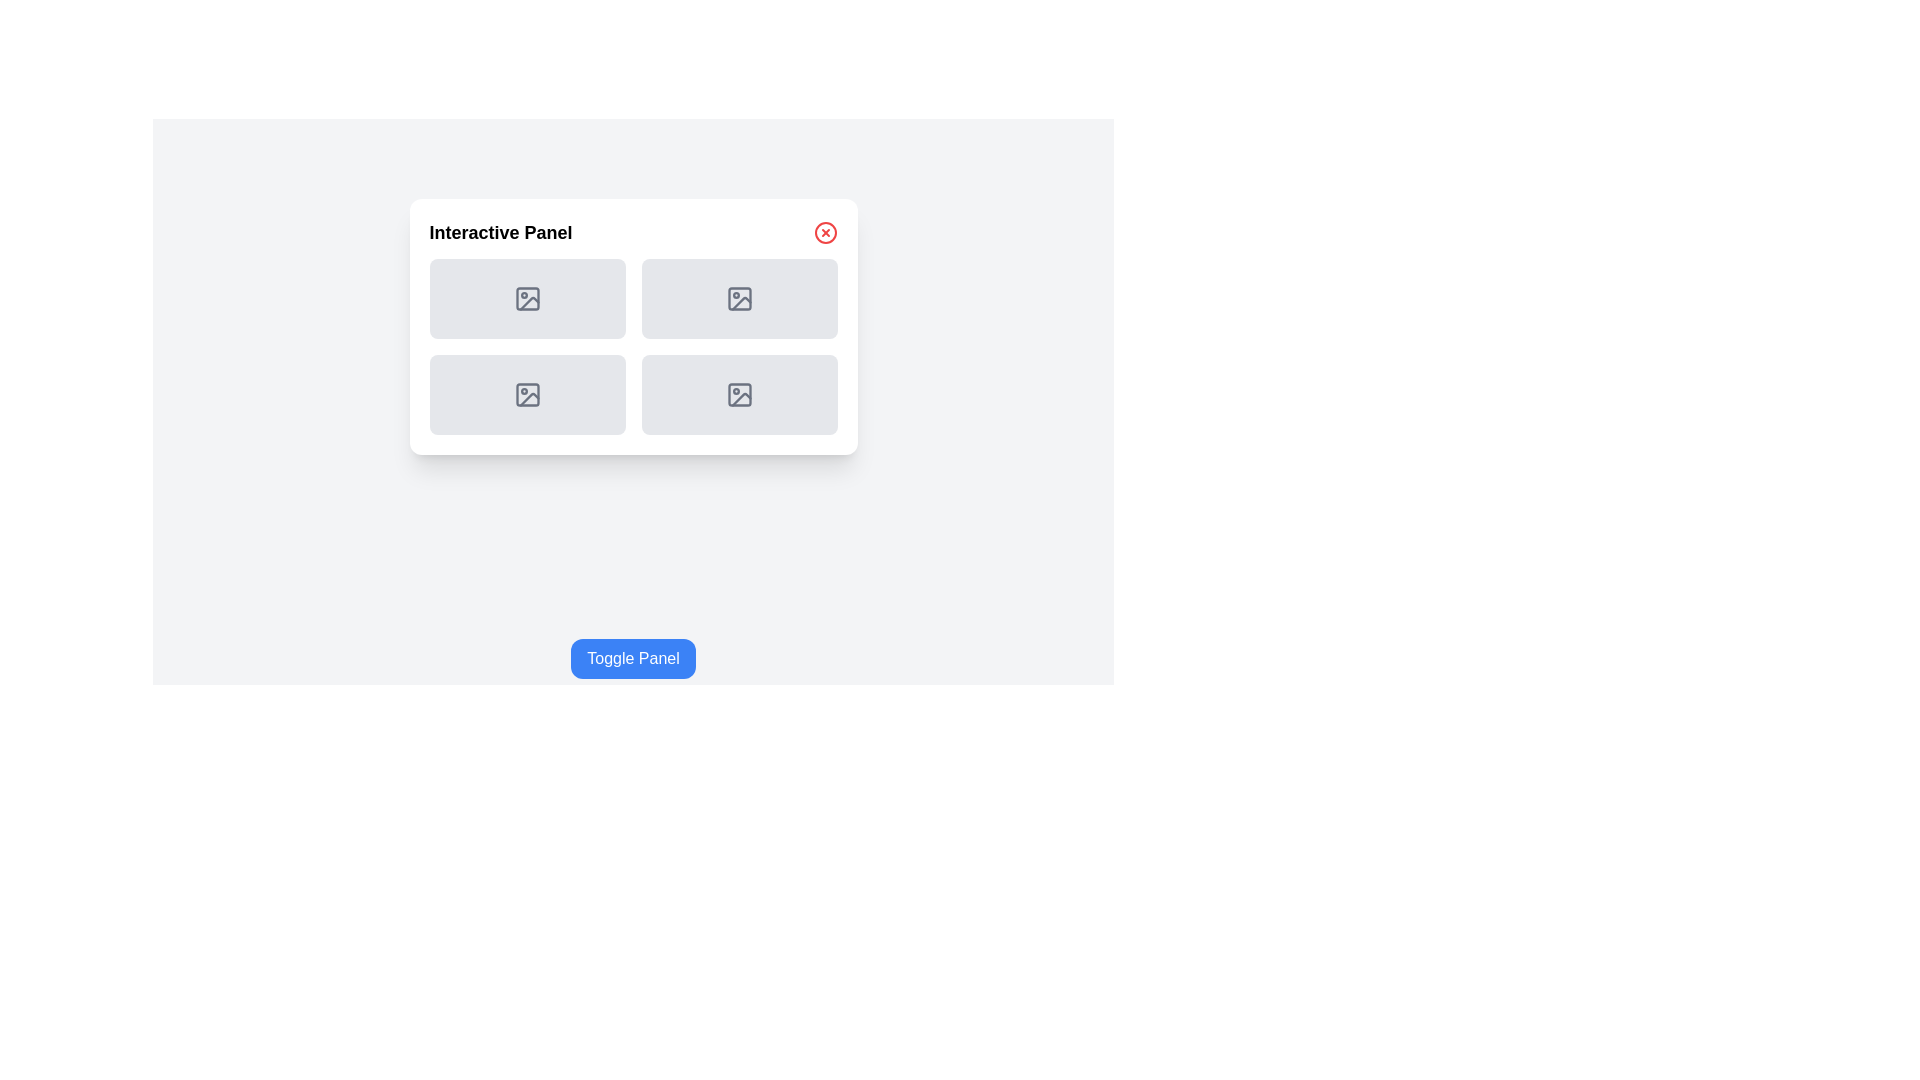  What do you see at coordinates (738, 394) in the screenshot?
I see `the bottom-right icon of the SVG icon in the 'Interactive Panel', which represents an image placeholder or preview` at bounding box center [738, 394].